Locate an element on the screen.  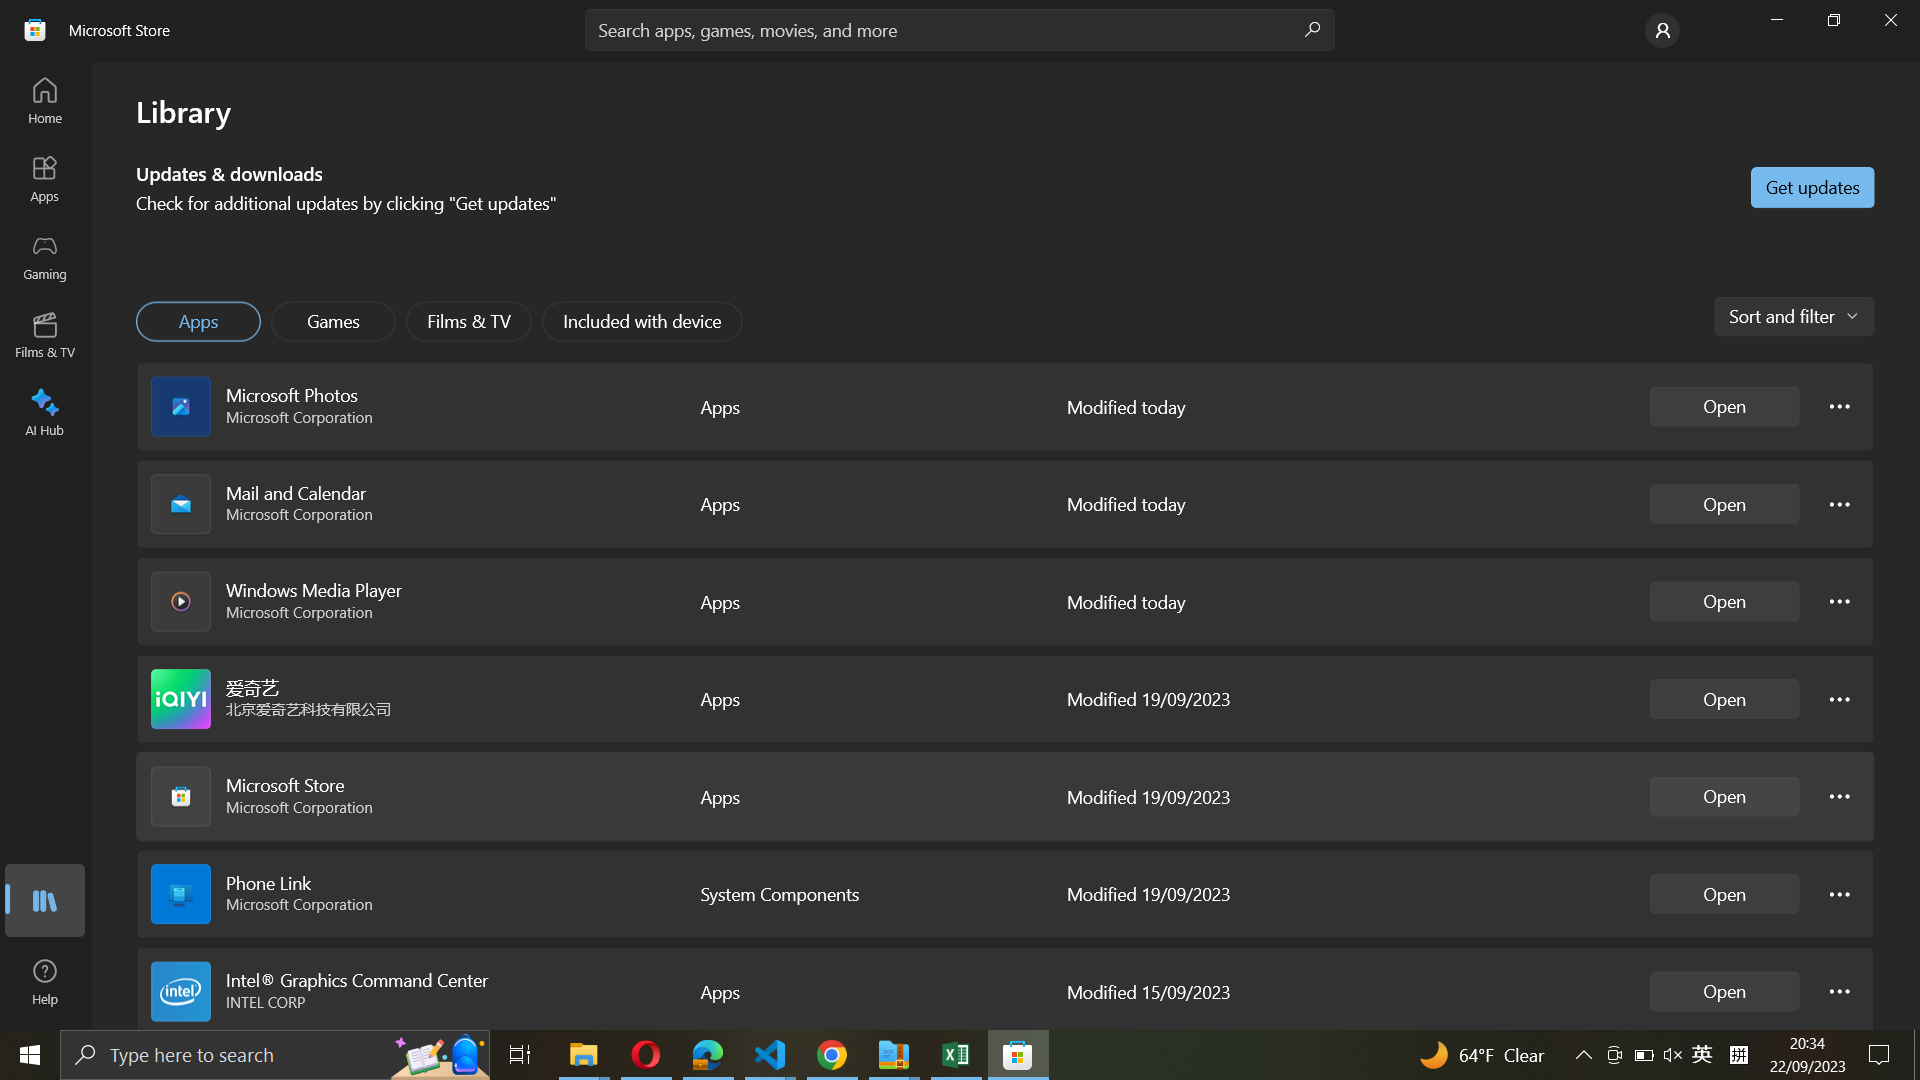
the Games icon is located at coordinates (334, 320).